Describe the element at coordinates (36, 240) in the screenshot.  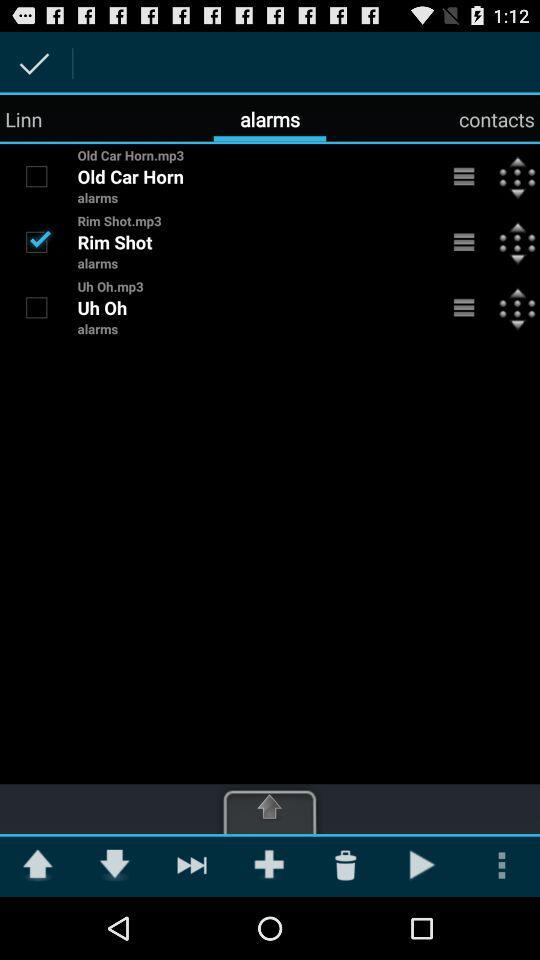
I see `untick alarm` at that location.